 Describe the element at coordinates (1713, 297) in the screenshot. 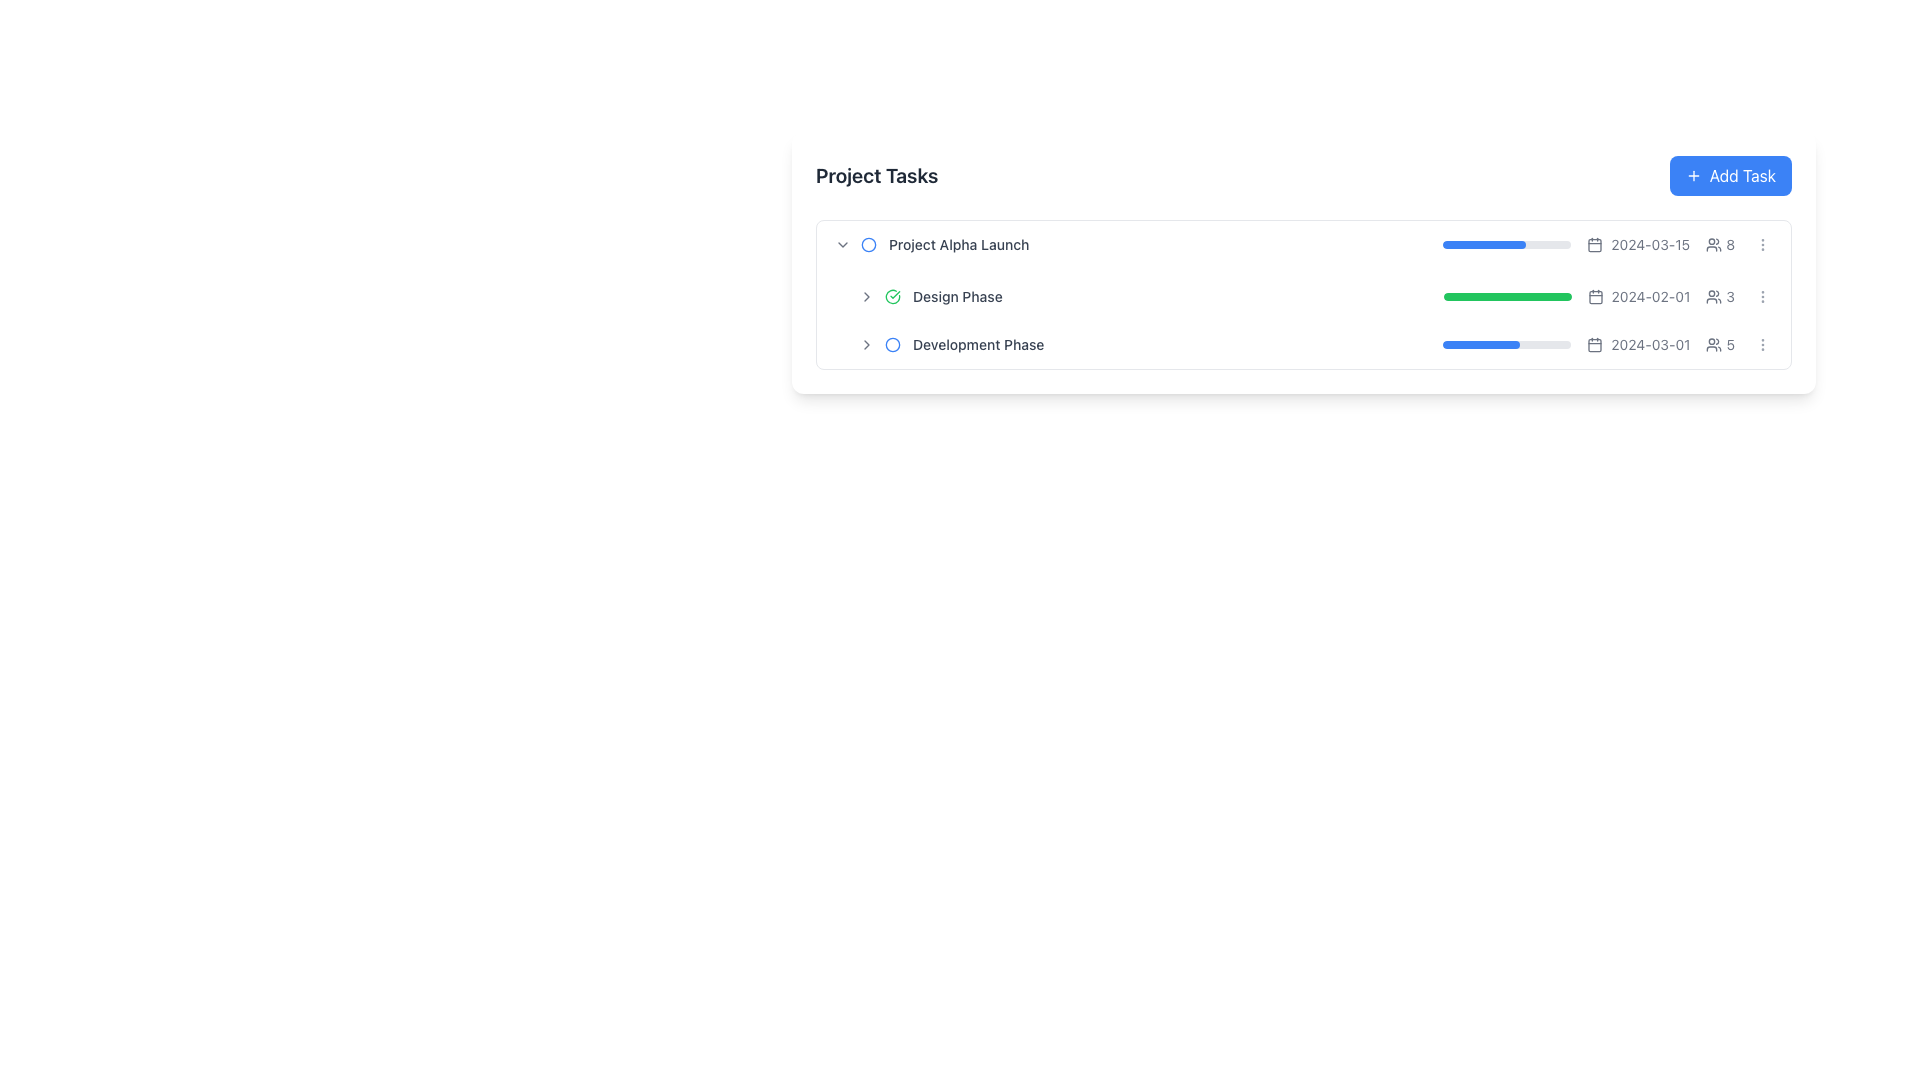

I see `the icon representing the number of users or team members associated with the 'Design Phase' task in the 'Project Tasks' list, located adjacent to the number '3'` at that location.